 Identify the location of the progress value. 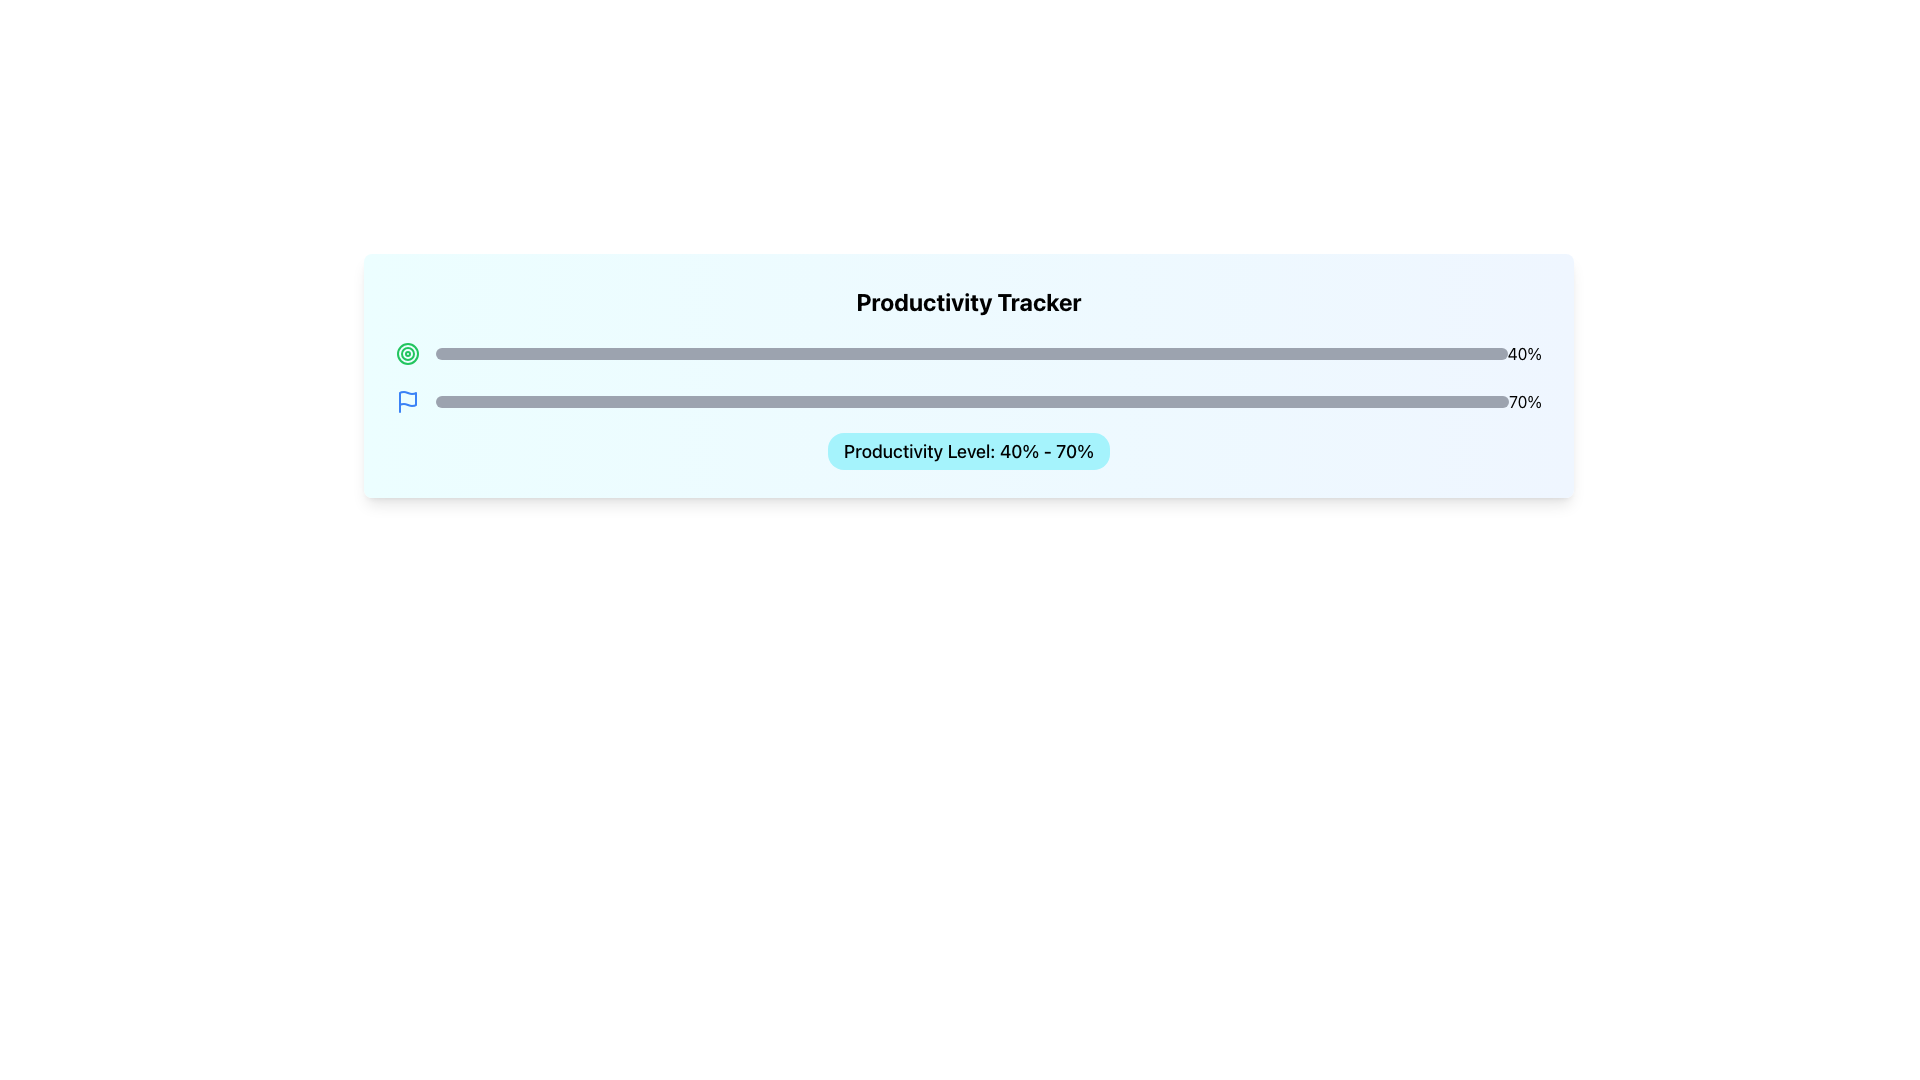
(1305, 401).